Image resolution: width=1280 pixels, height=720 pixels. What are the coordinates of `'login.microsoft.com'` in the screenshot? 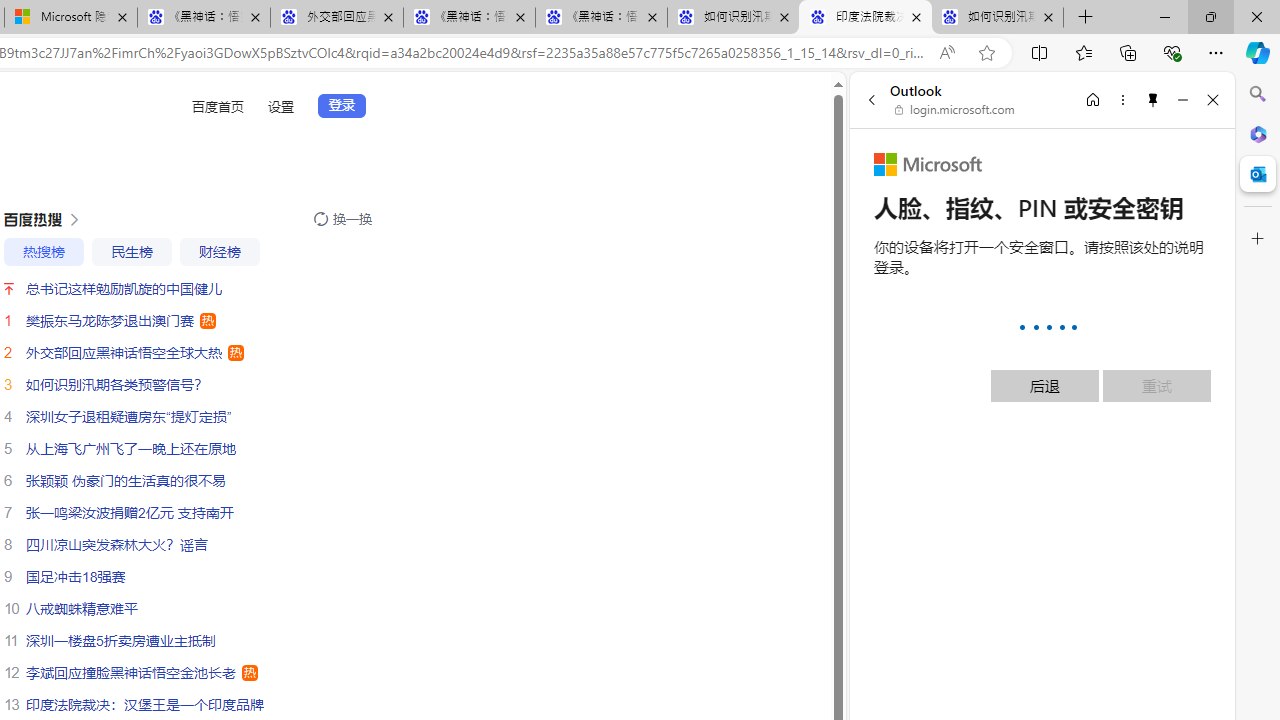 It's located at (954, 110).